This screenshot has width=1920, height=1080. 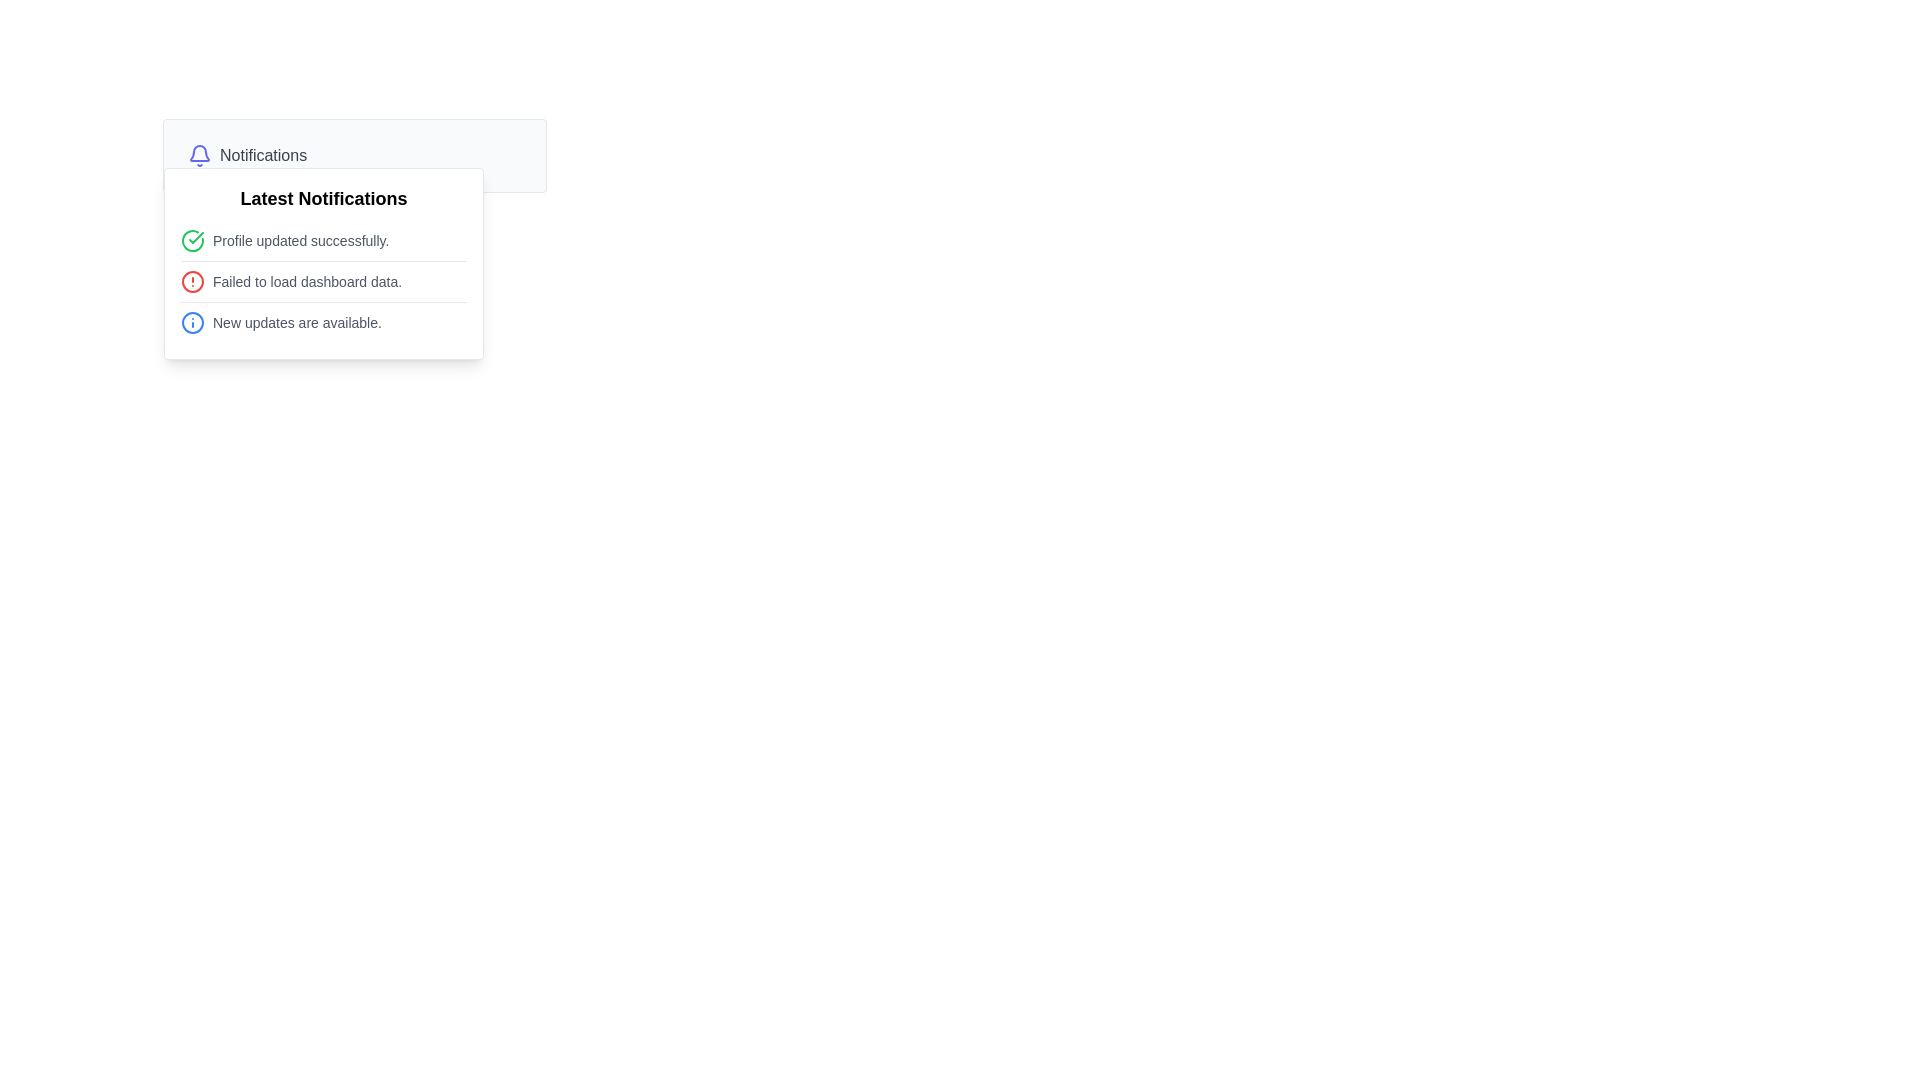 What do you see at coordinates (324, 281) in the screenshot?
I see `notification message that indicates a failure to load dashboard data, which is visually emphasized by a red alert icon and gray text, located in the notifications panel` at bounding box center [324, 281].